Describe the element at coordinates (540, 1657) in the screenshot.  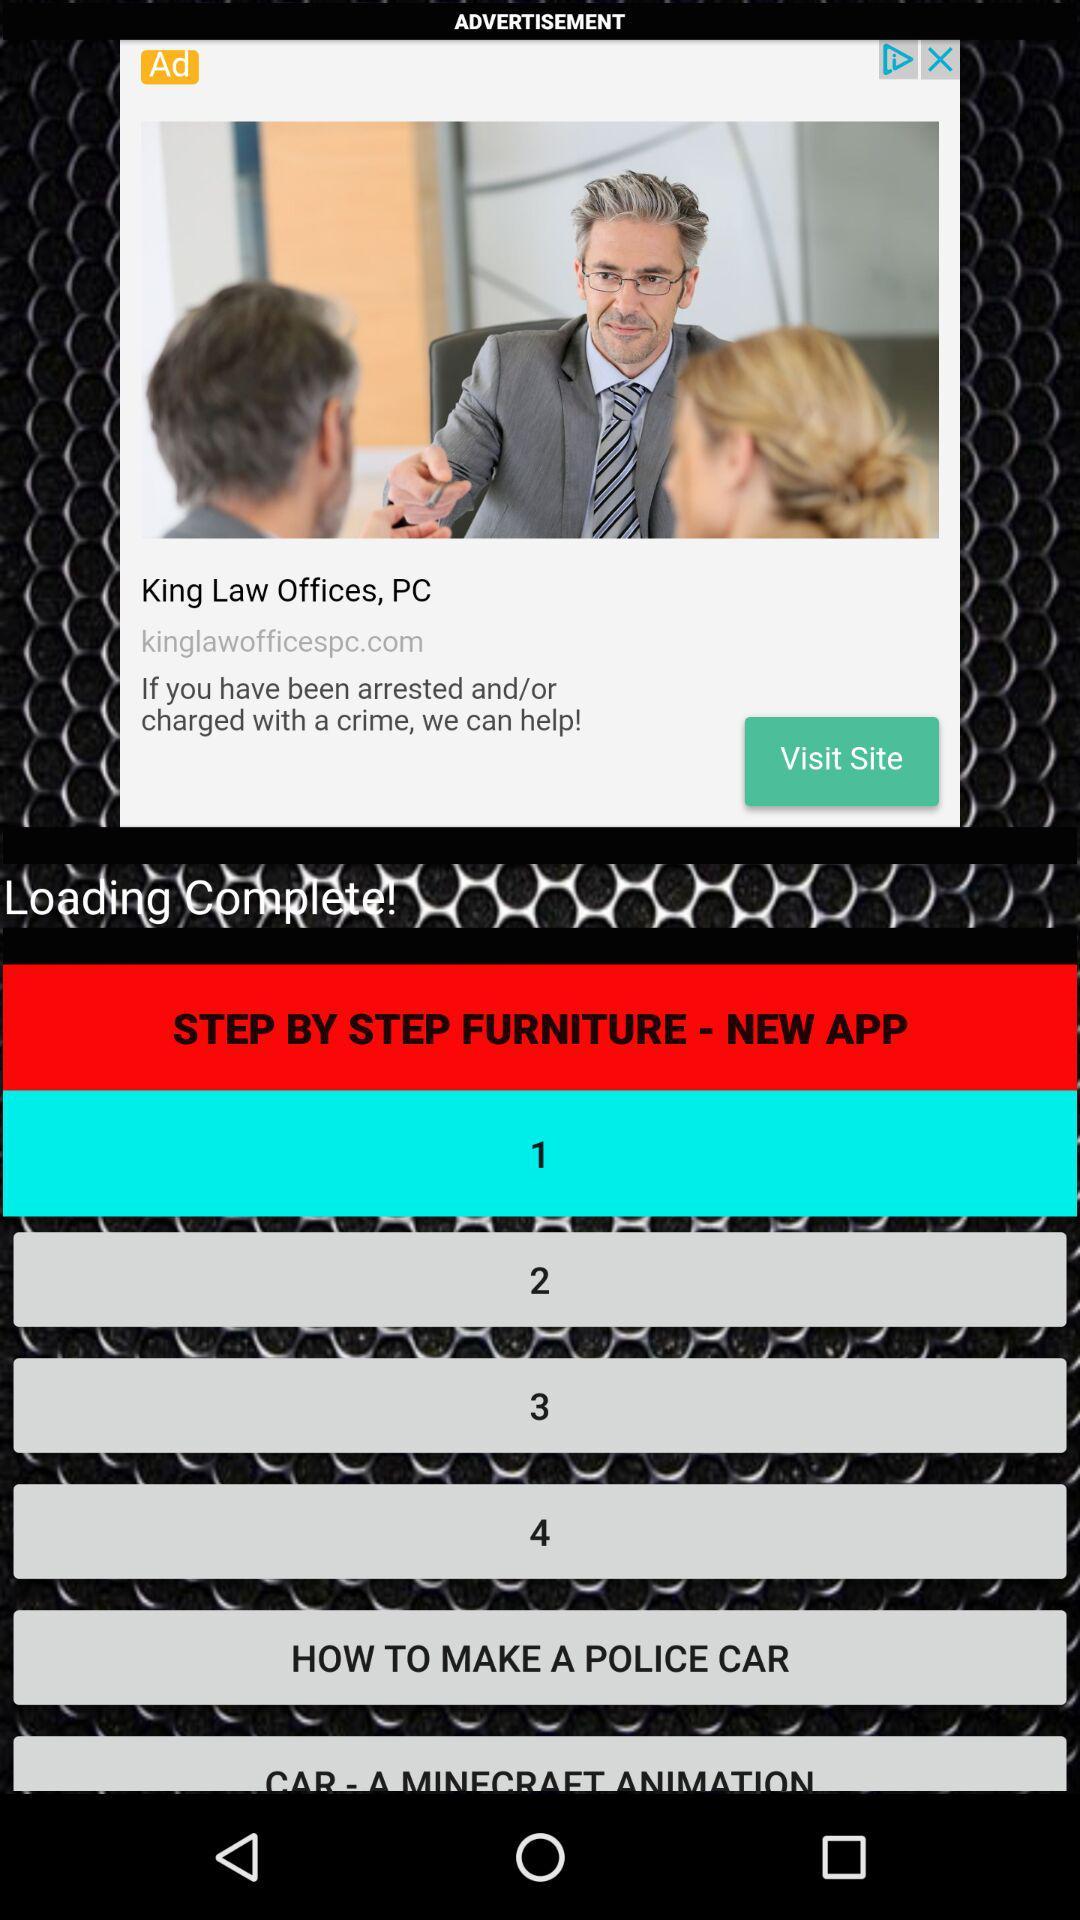
I see `how to make a police car option` at that location.